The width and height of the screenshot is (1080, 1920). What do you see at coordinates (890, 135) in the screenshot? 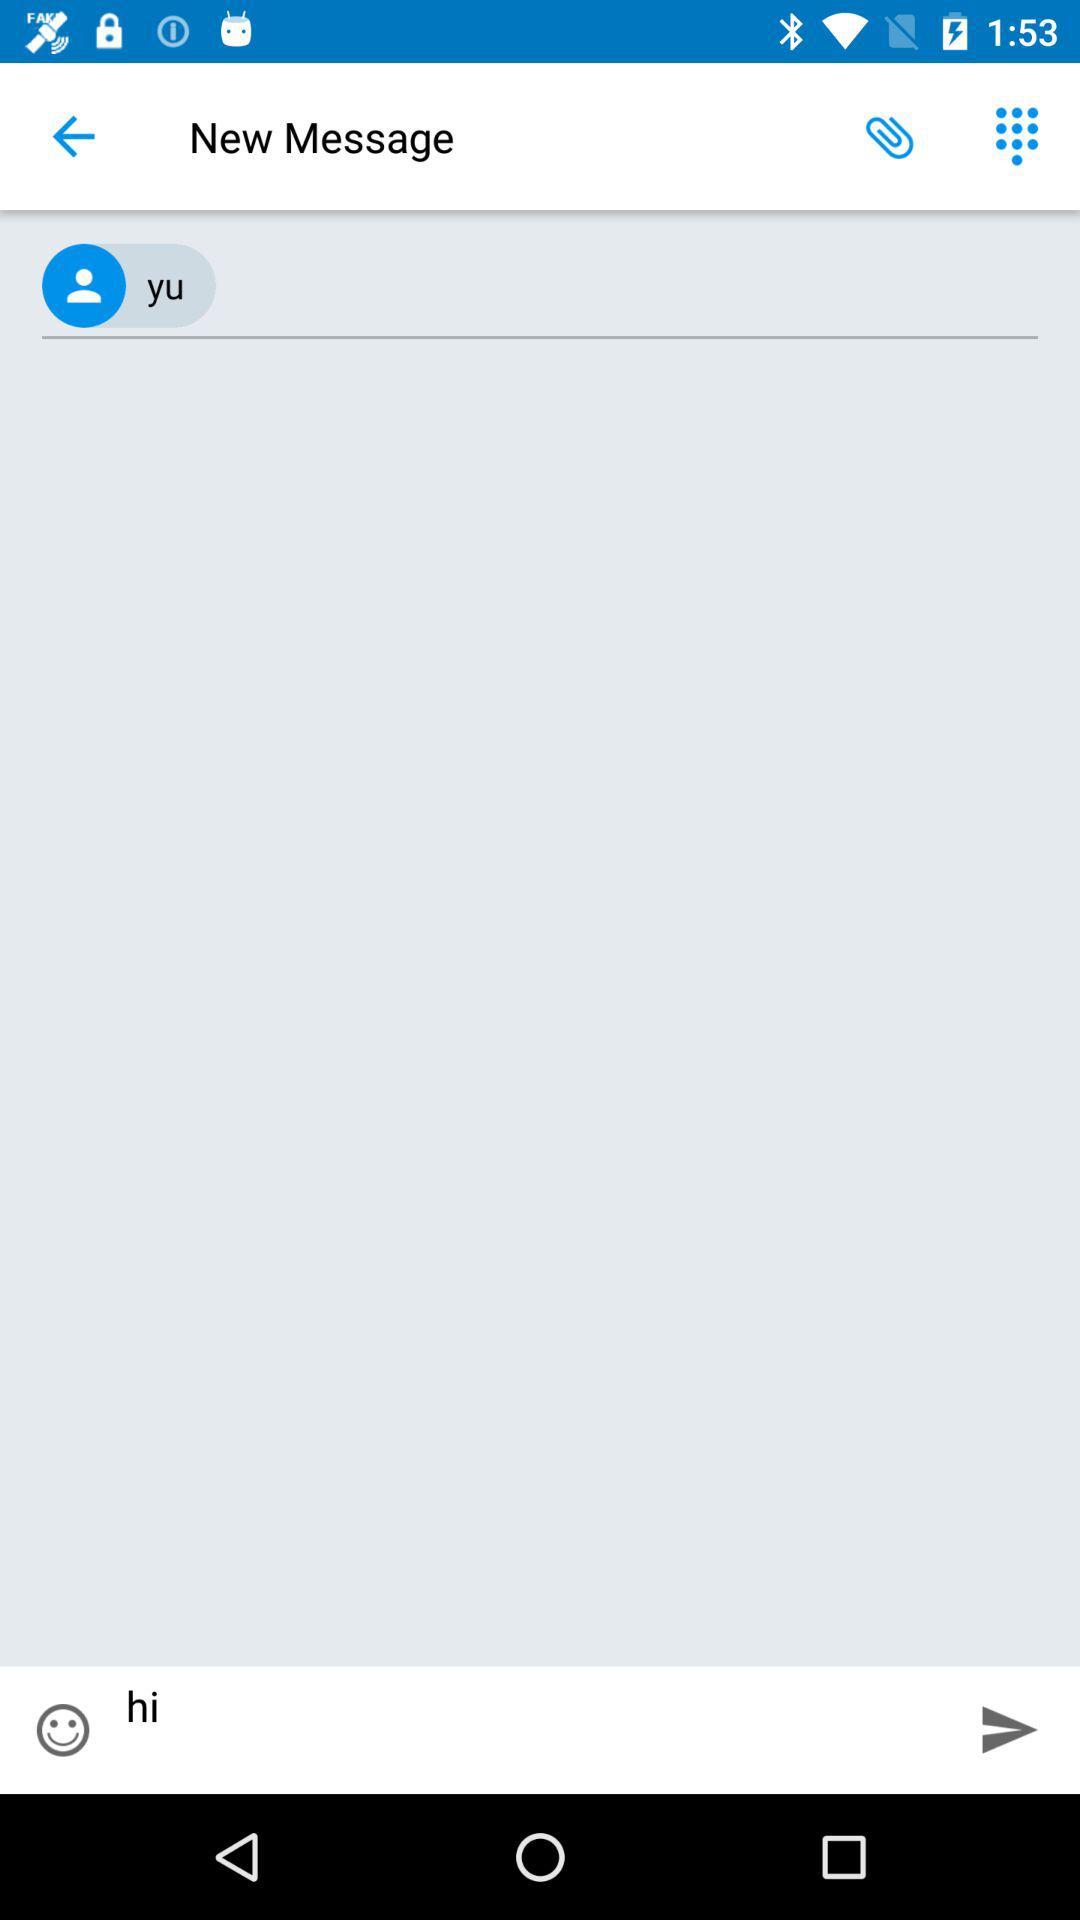
I see `the icon above (667) 676-5778,  icon` at bounding box center [890, 135].